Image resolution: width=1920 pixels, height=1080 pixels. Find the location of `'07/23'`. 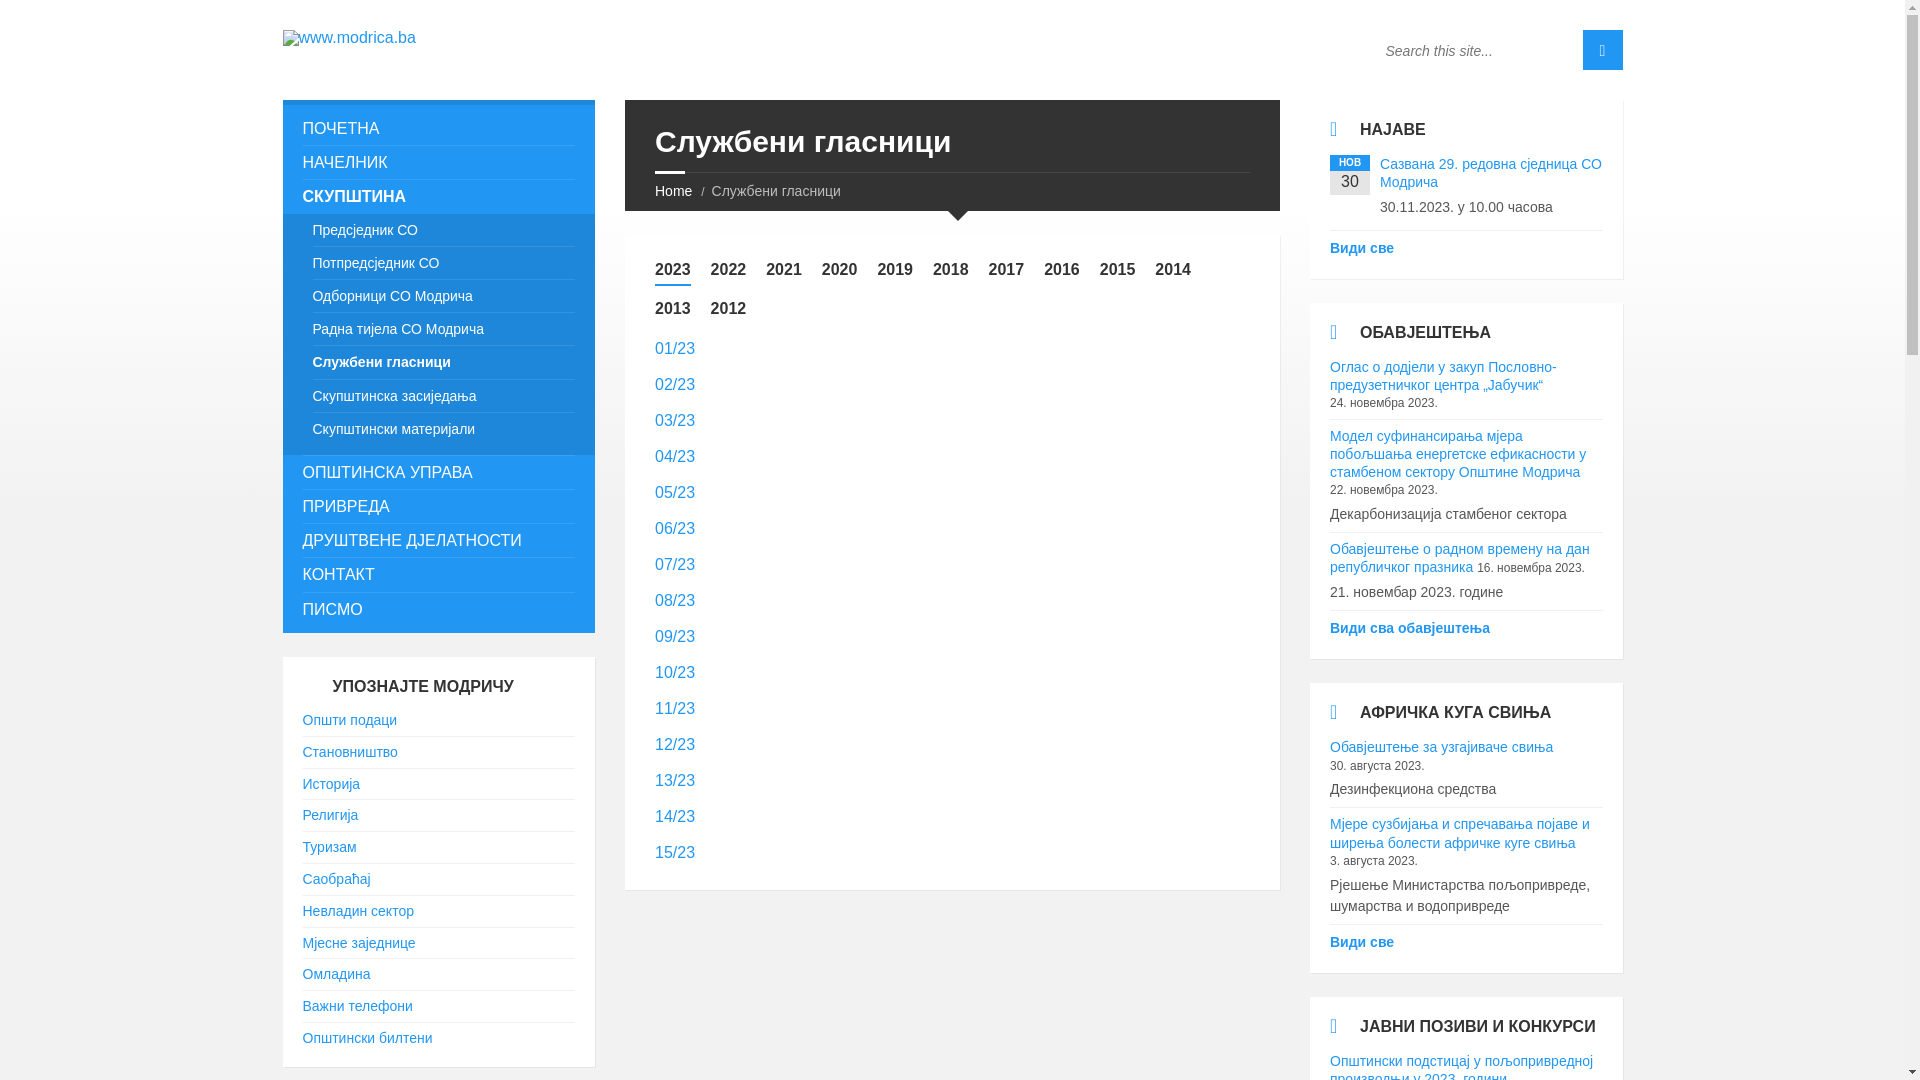

'07/23' is located at coordinates (675, 564).